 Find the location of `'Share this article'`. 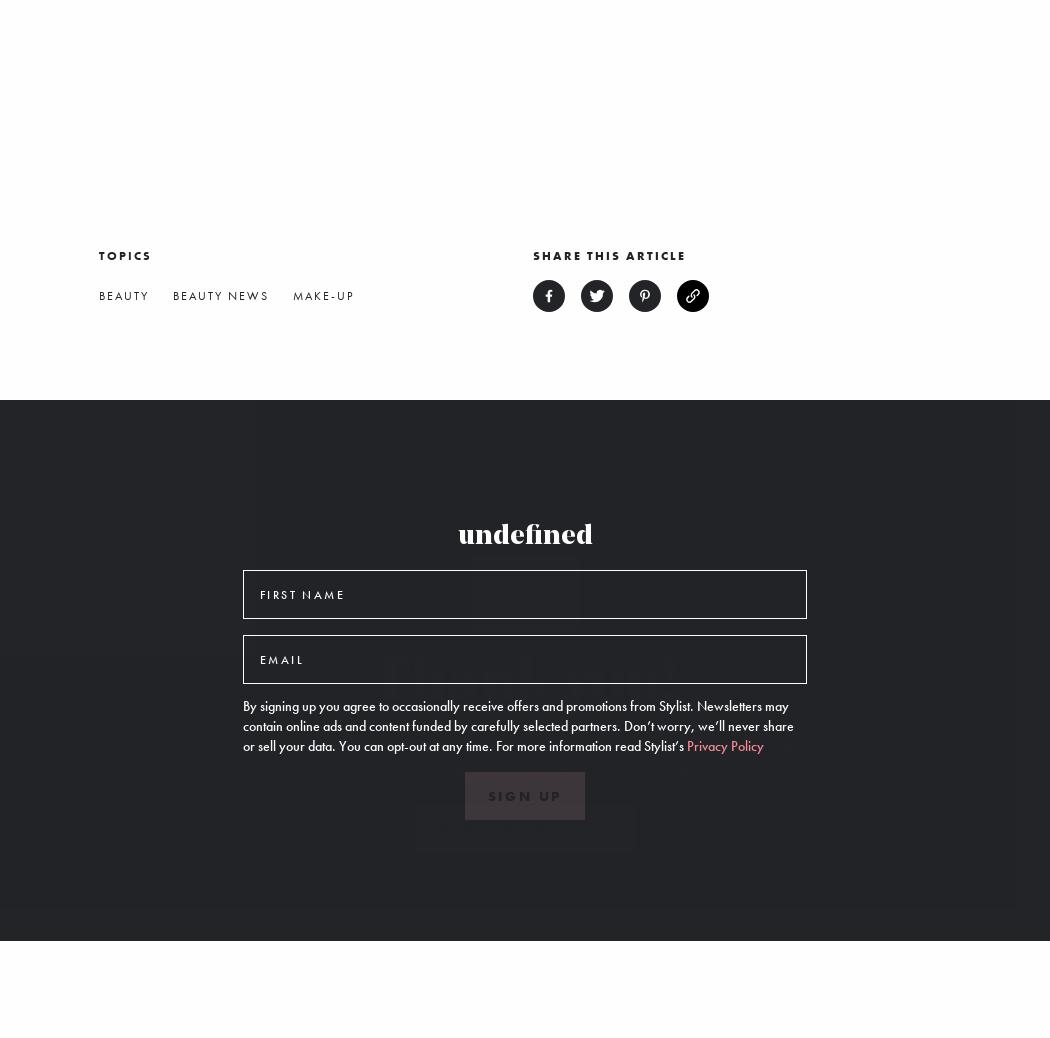

'Share this article' is located at coordinates (532, 254).